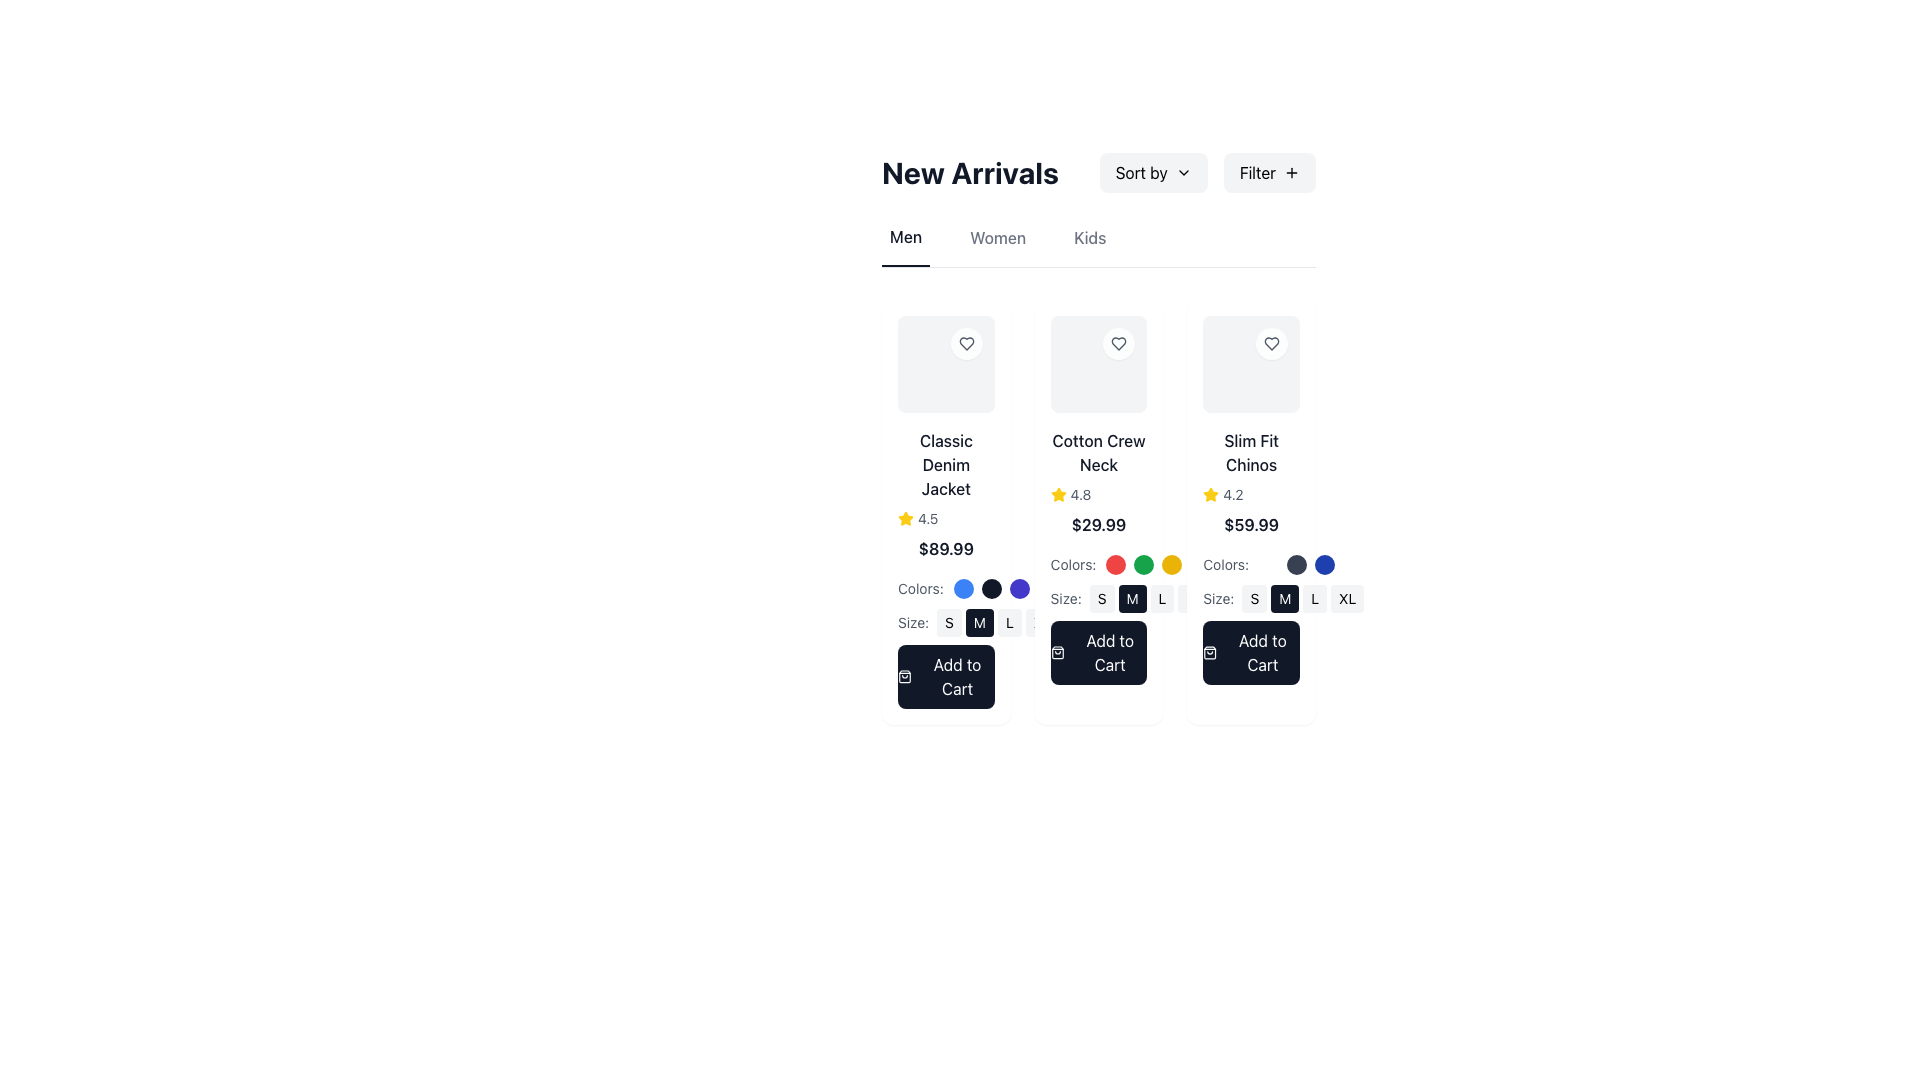 The height and width of the screenshot is (1080, 1920). What do you see at coordinates (1132, 597) in the screenshot?
I see `the 'M' size selection button located in the second column of the product grid, positioned between the 'S' and 'L' buttons` at bounding box center [1132, 597].